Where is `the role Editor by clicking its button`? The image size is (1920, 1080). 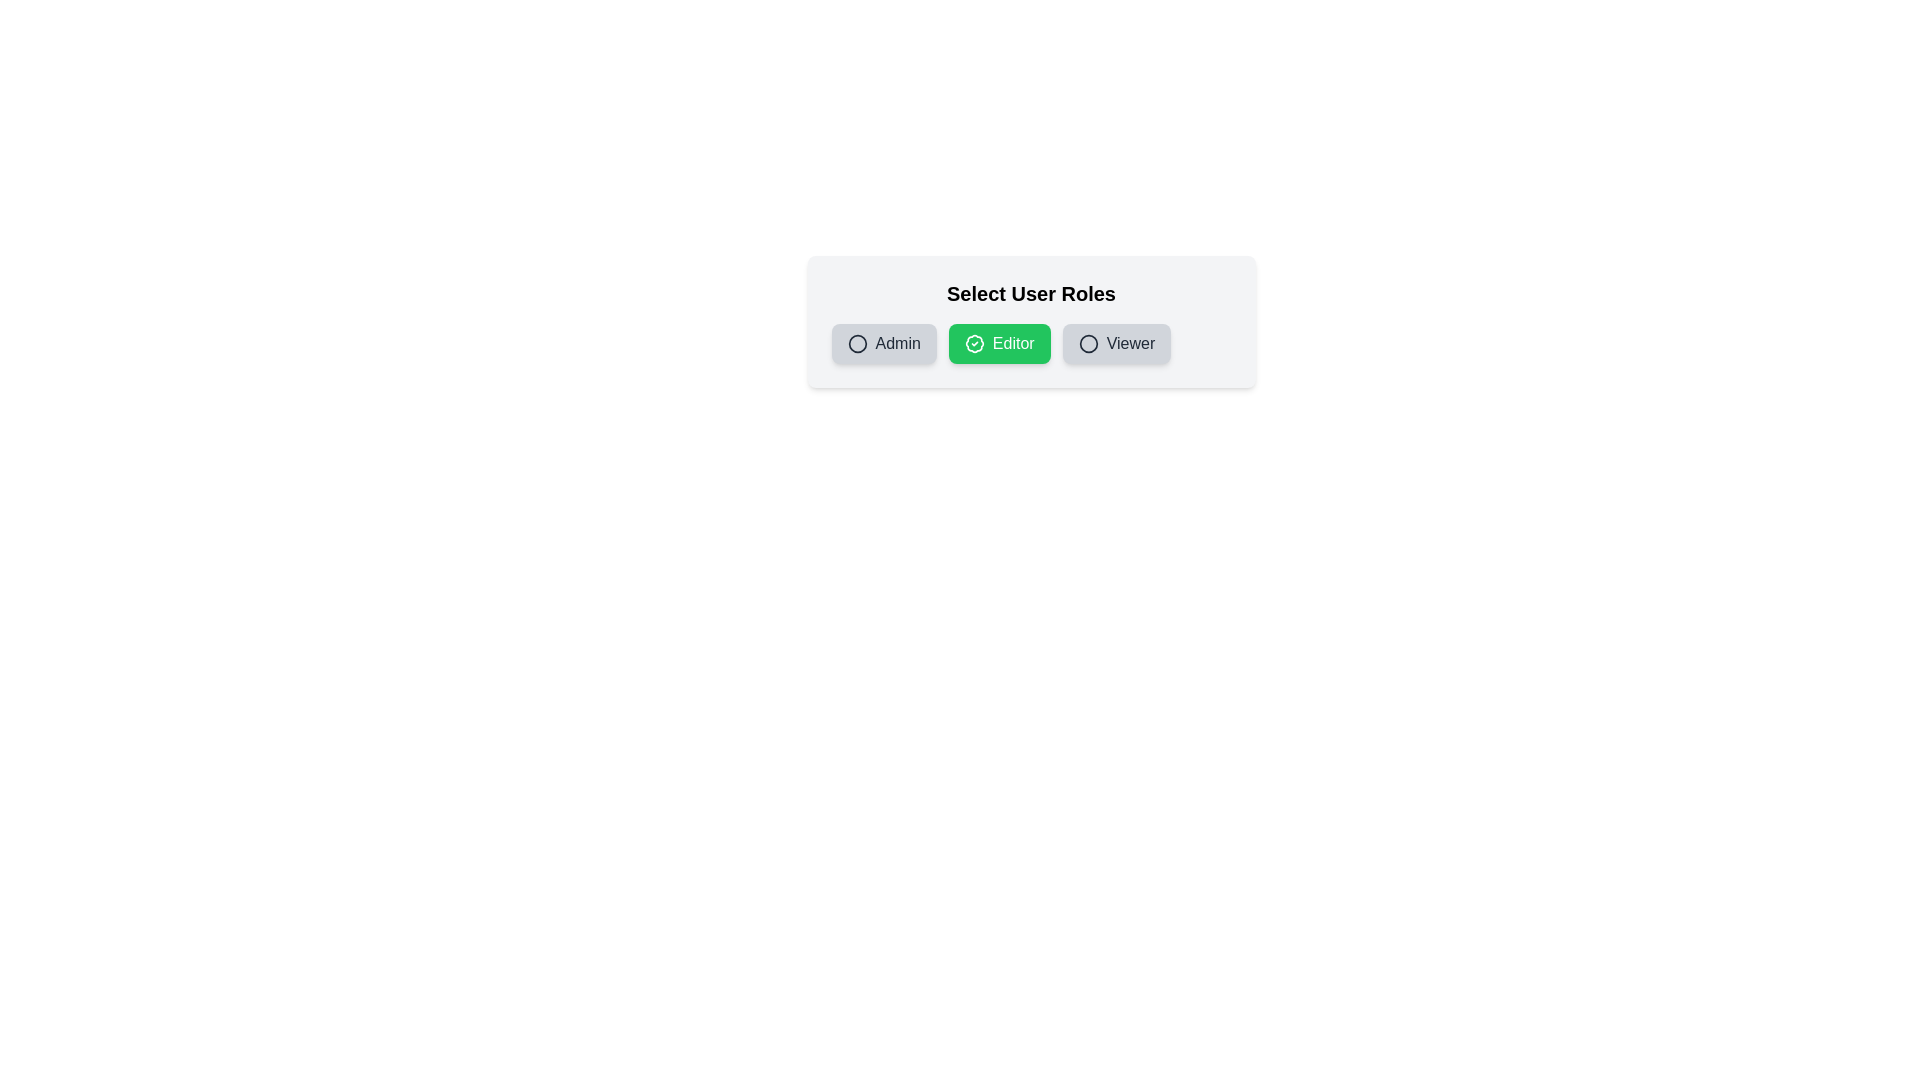
the role Editor by clicking its button is located at coordinates (999, 342).